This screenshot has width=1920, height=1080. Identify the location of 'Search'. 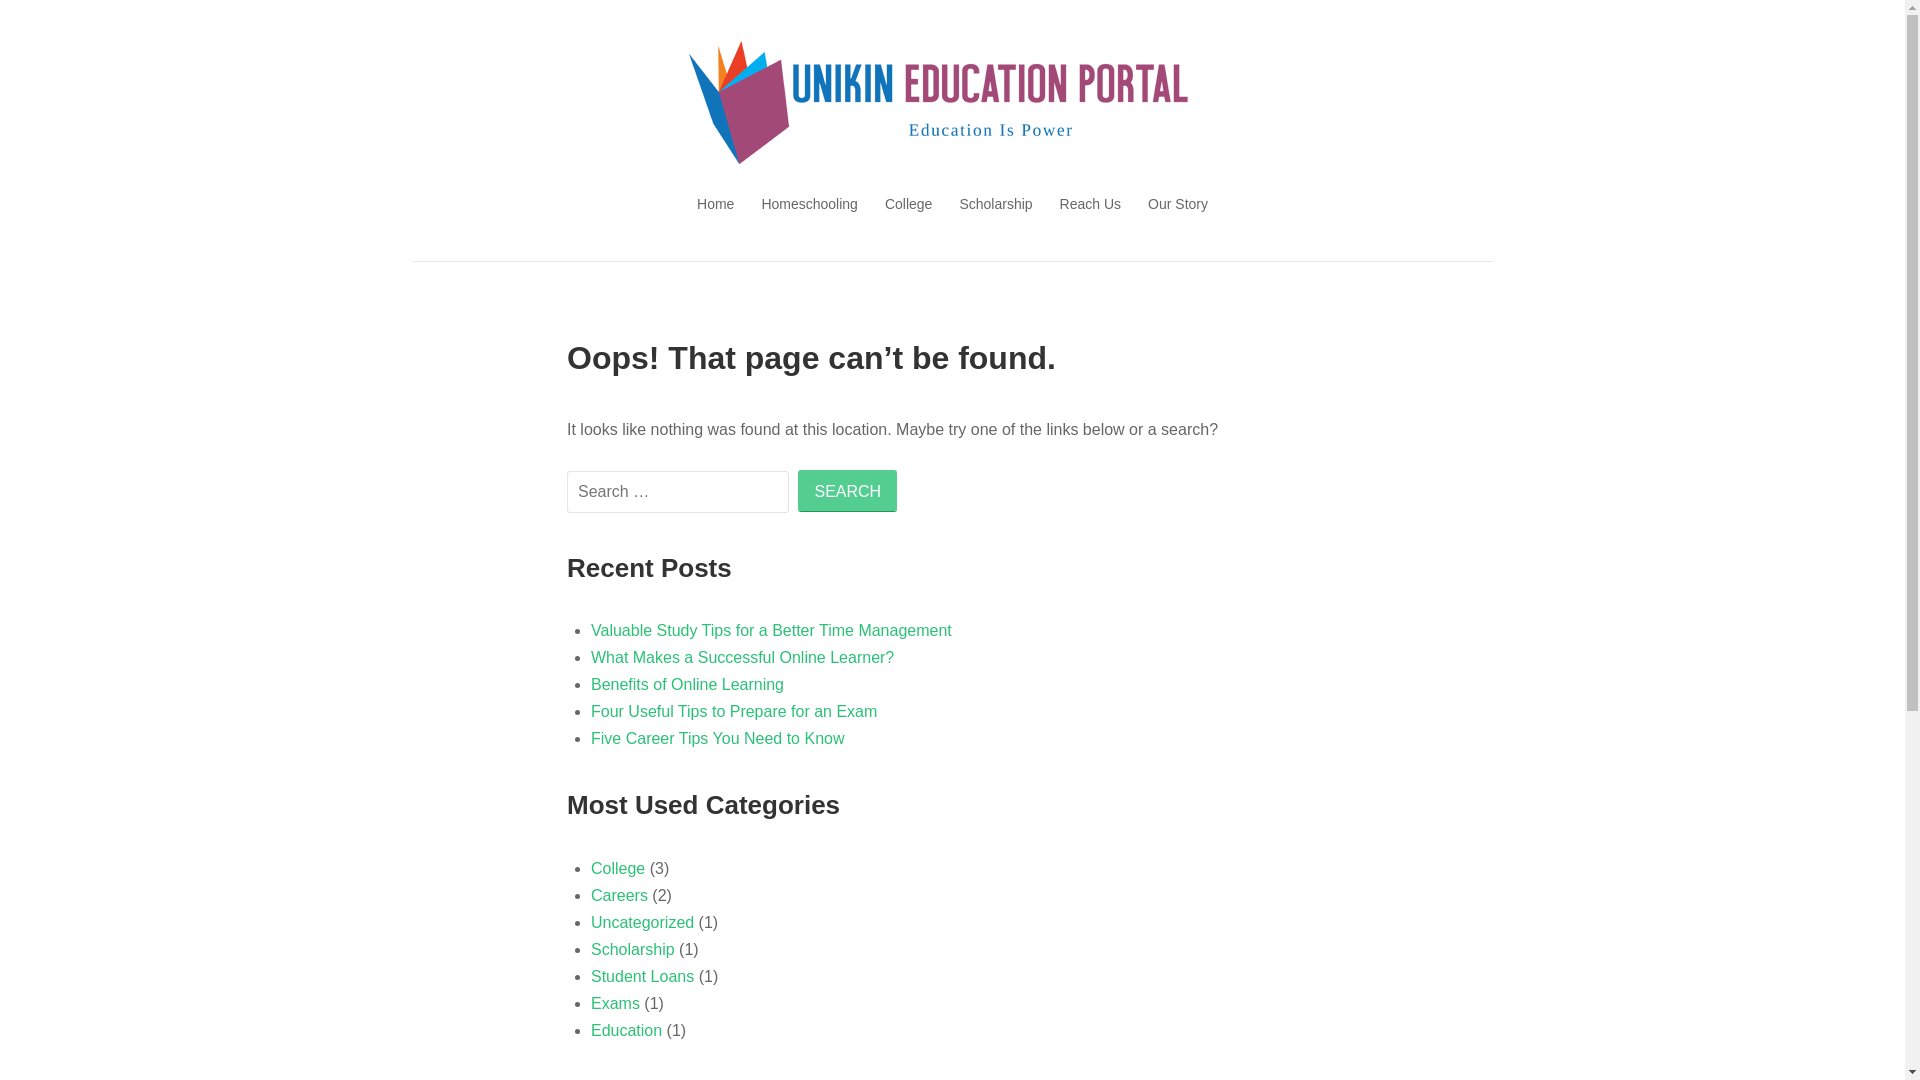
(847, 490).